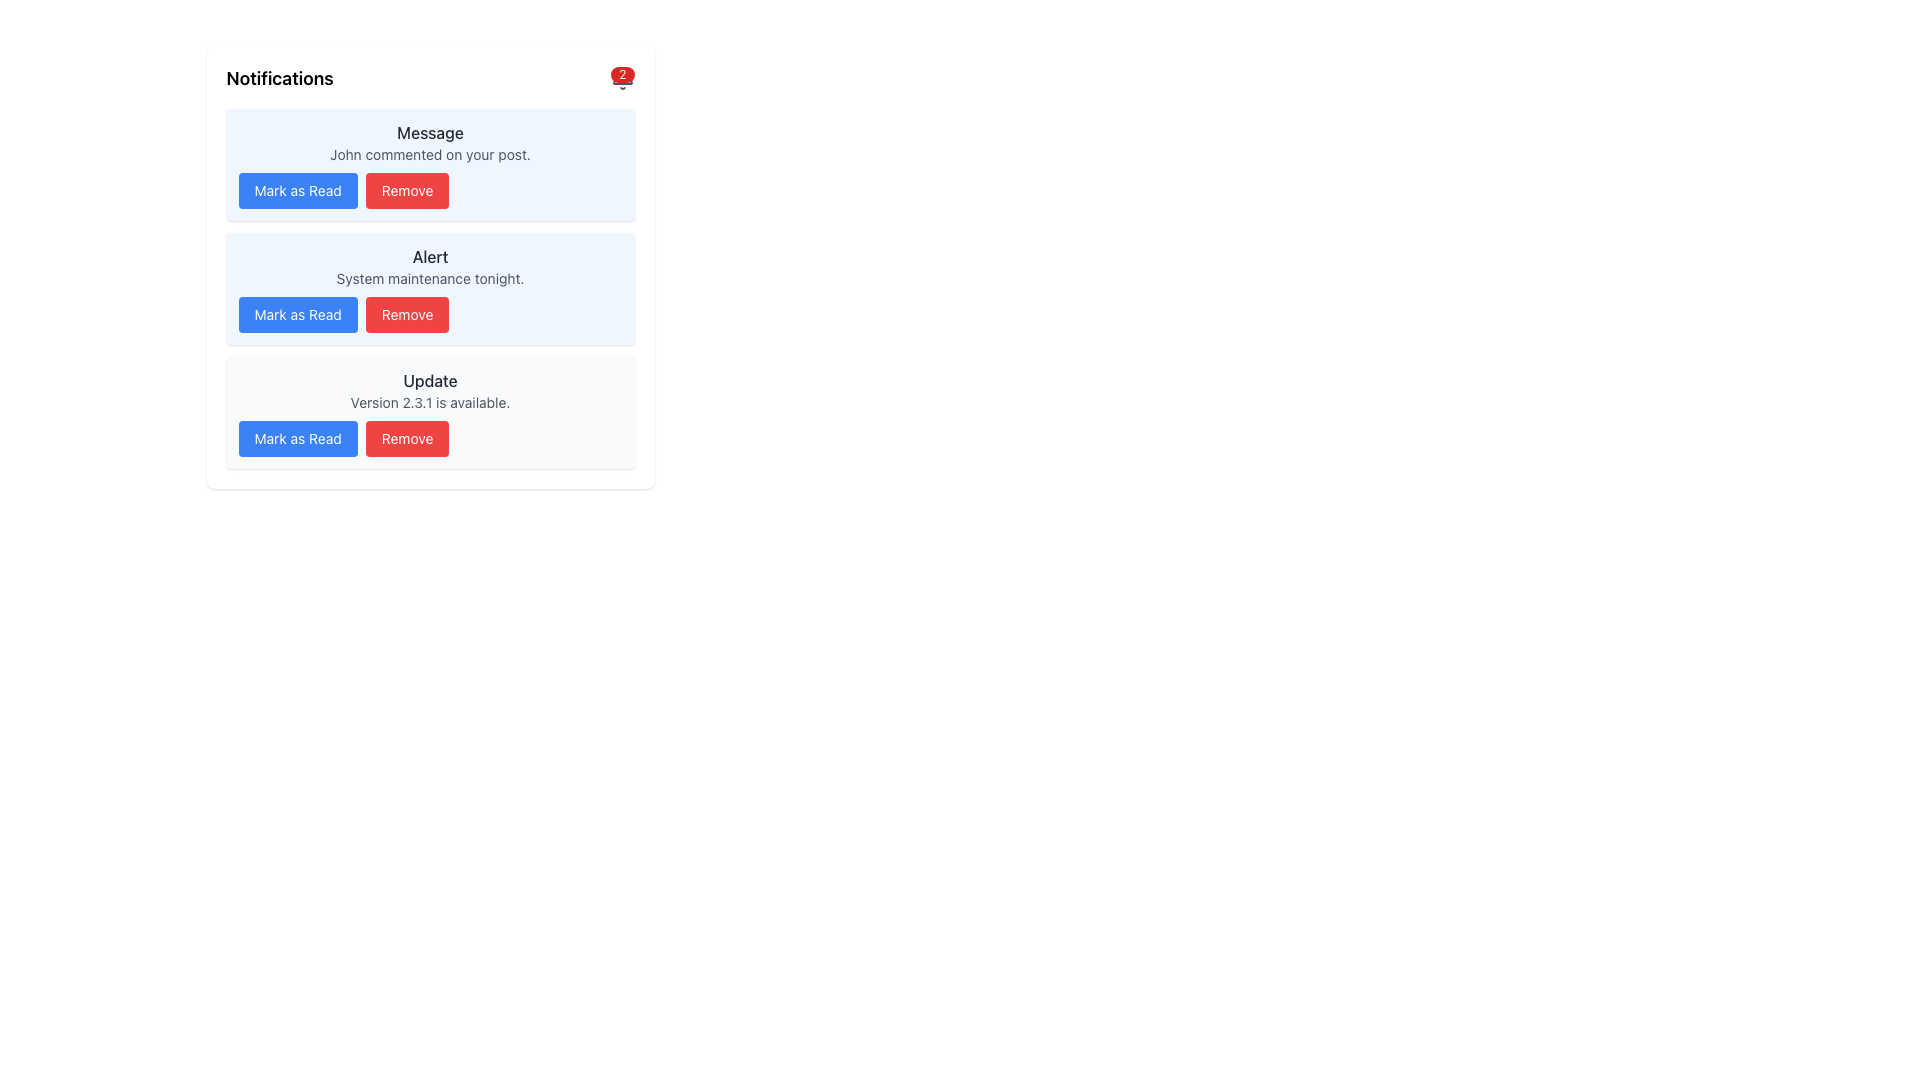  Describe the element at coordinates (429, 132) in the screenshot. I see `the notification title label that indicates the type or subject of the notification, located at the top-left corner of the 'Notifications' list` at that location.